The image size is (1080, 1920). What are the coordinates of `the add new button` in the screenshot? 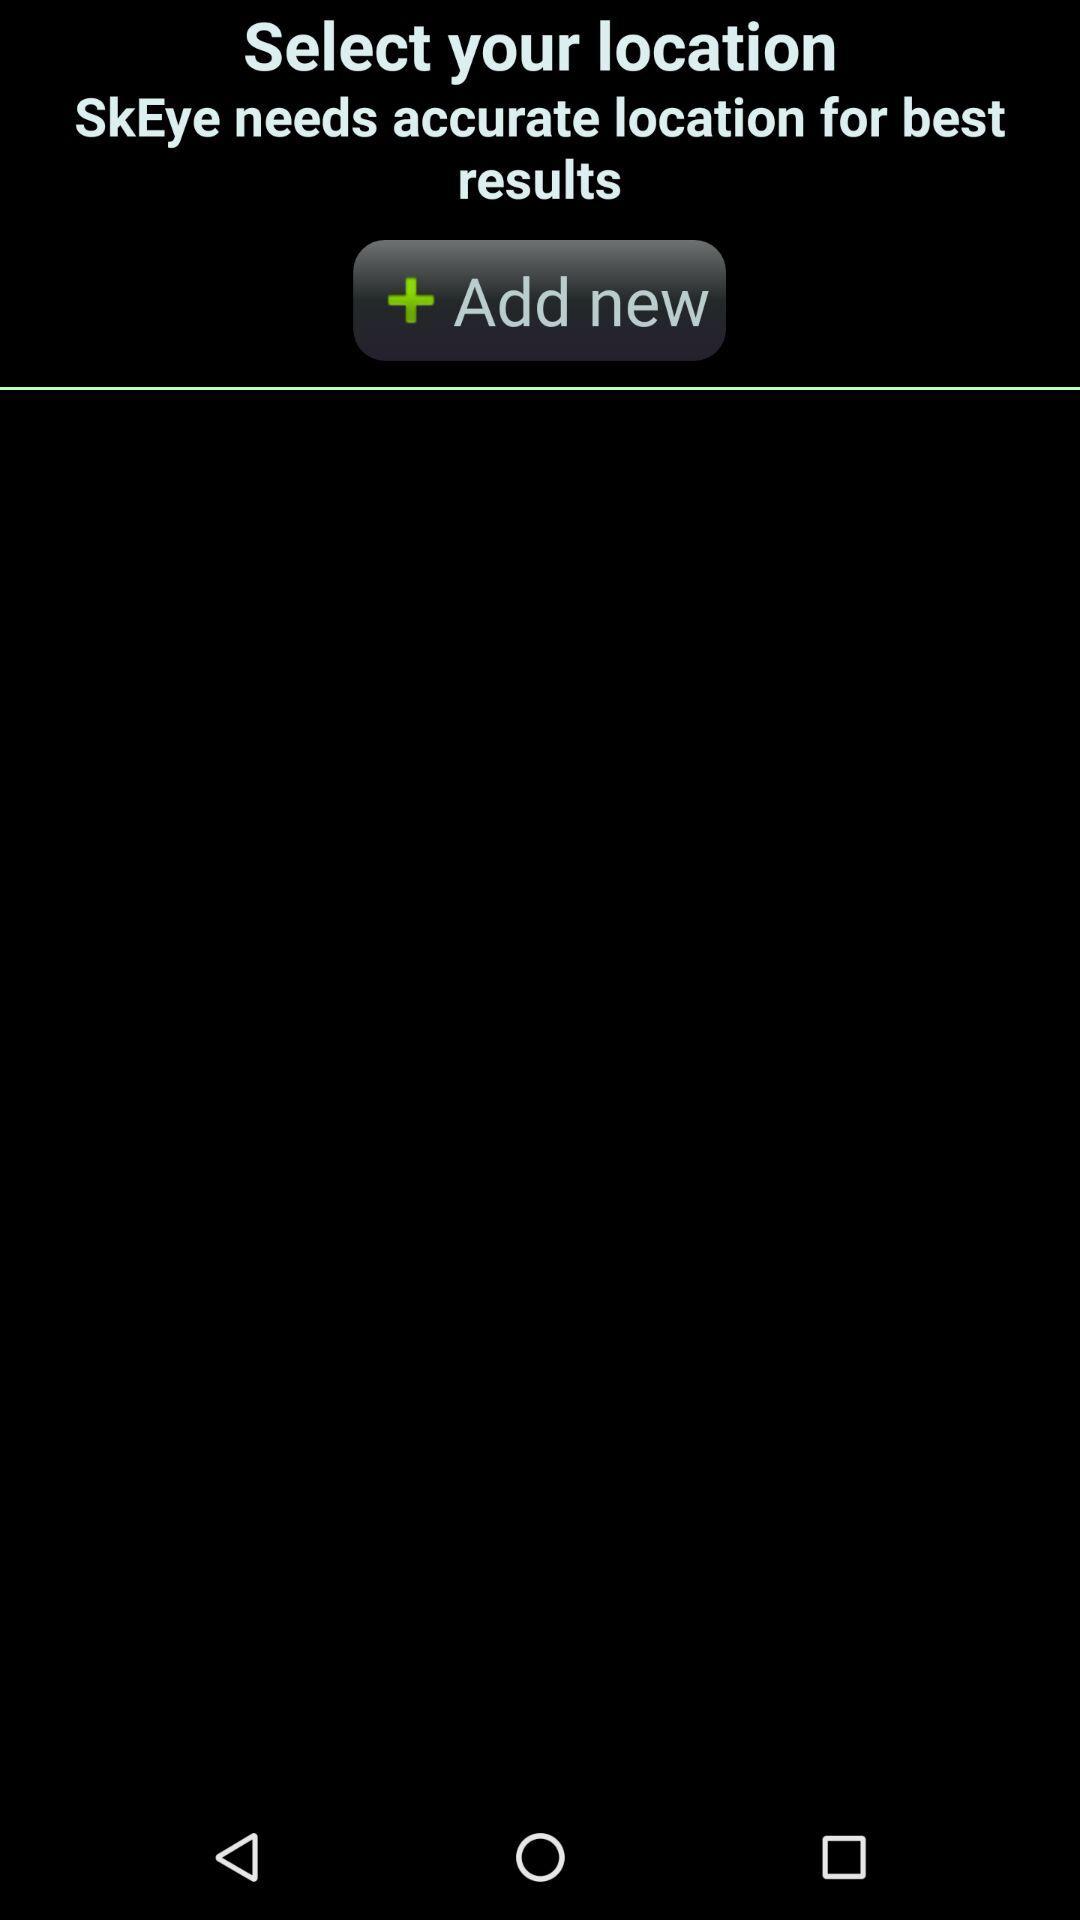 It's located at (538, 299).